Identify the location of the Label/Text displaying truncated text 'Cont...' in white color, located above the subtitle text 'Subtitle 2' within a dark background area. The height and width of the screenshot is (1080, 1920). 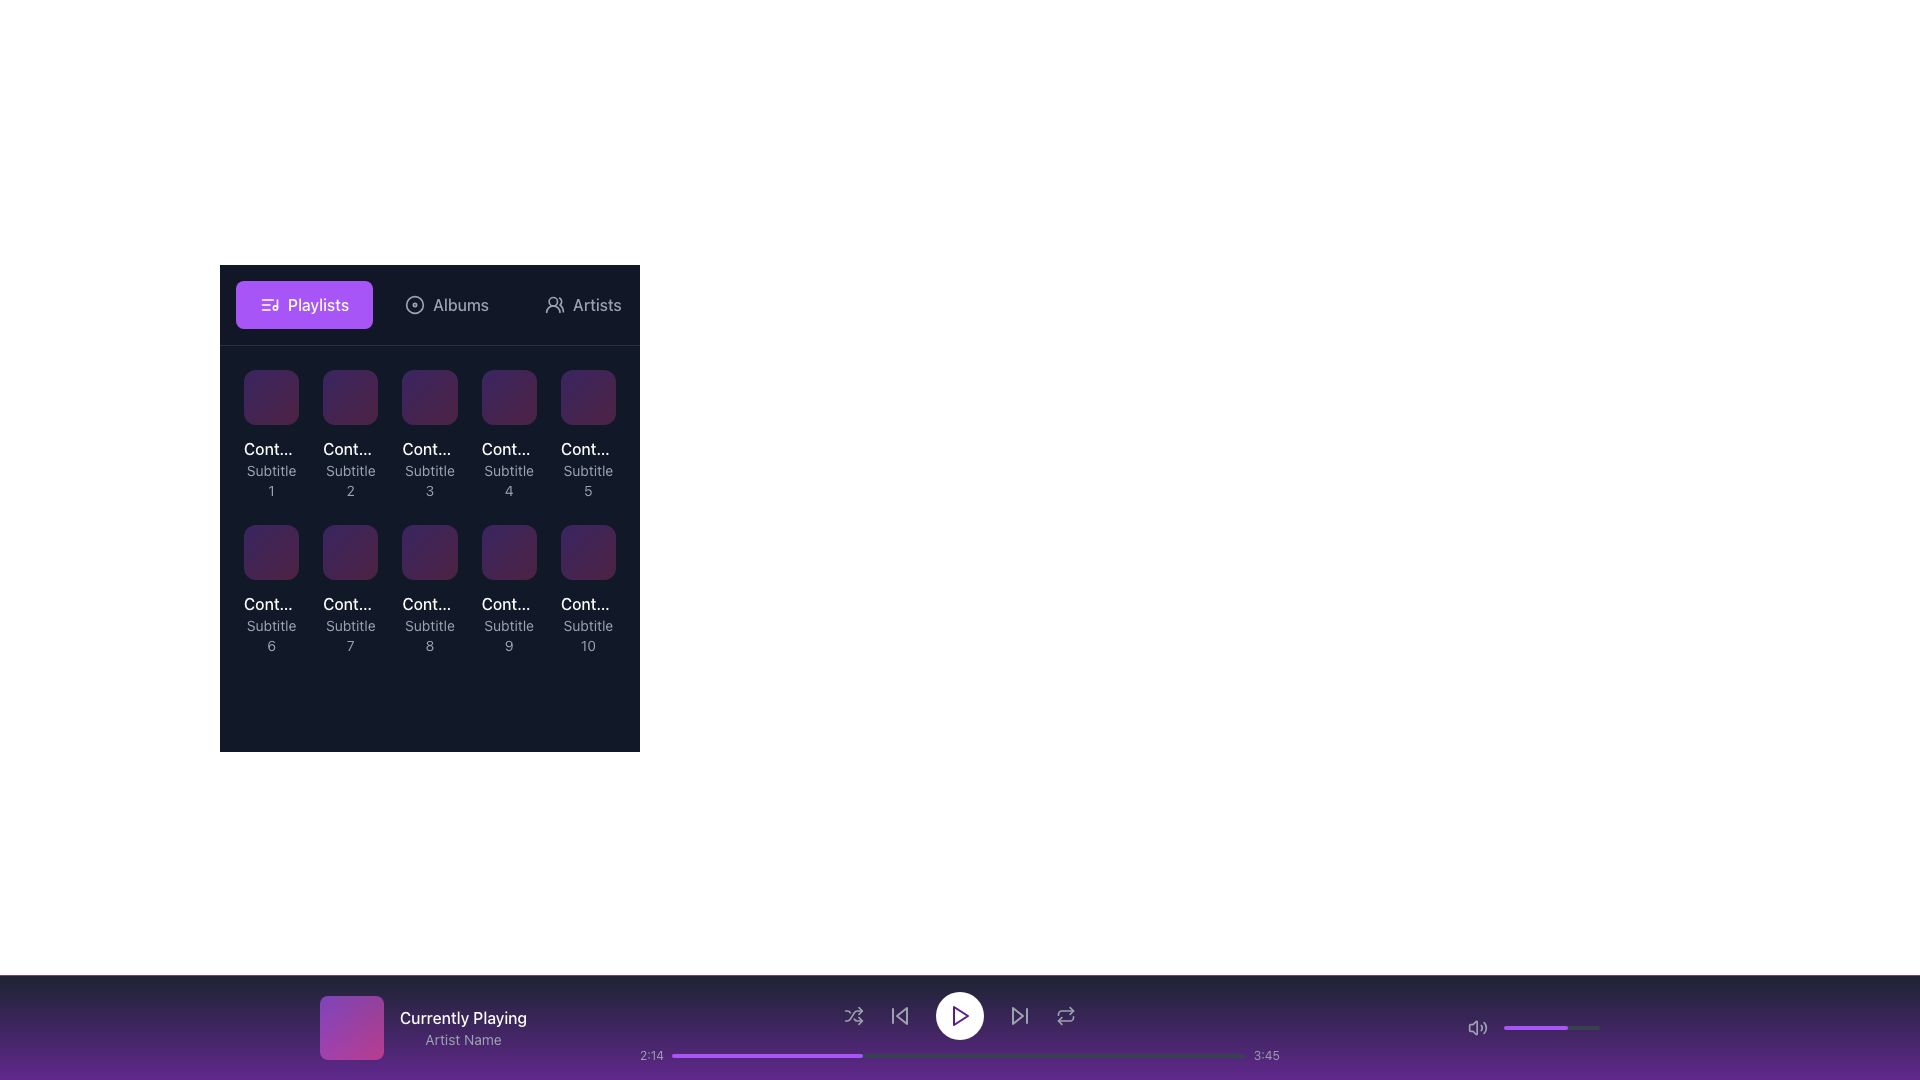
(350, 448).